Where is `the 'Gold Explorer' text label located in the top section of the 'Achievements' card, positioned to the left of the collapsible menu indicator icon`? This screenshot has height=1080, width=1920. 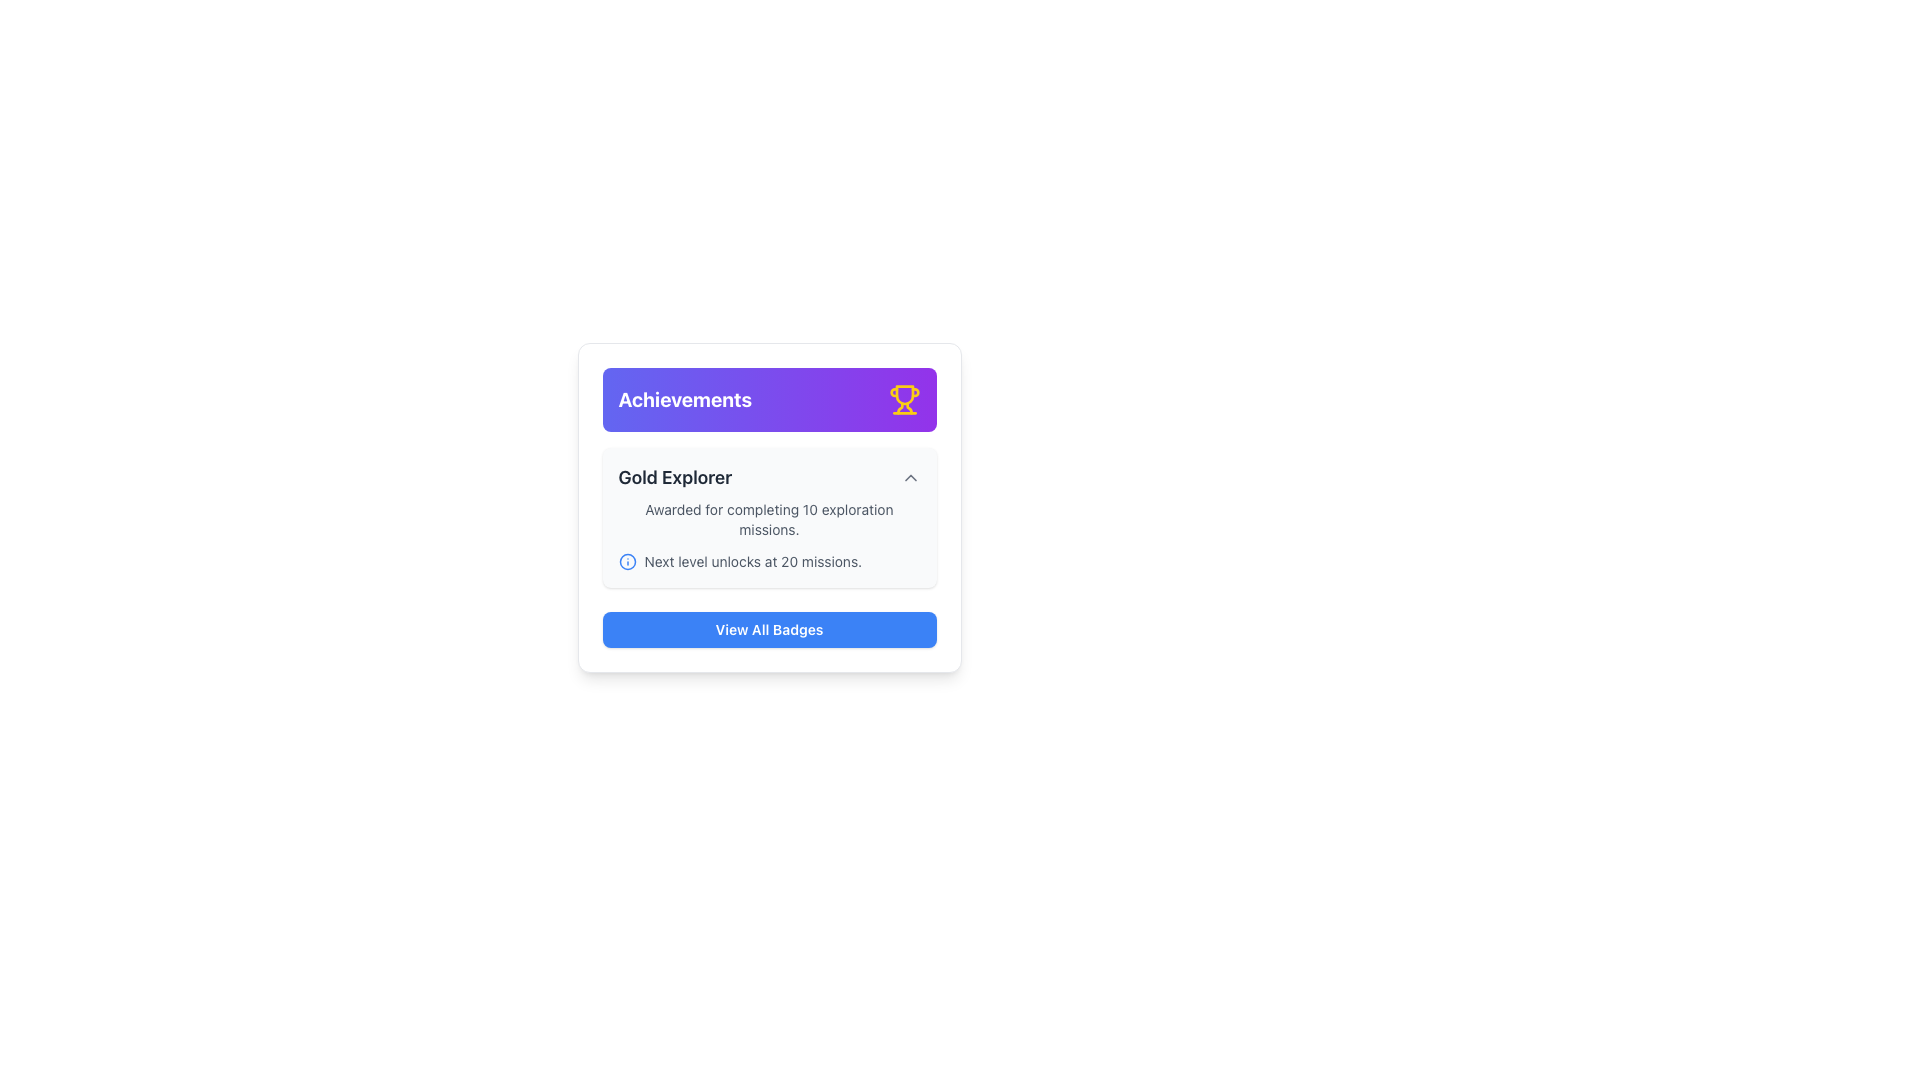
the 'Gold Explorer' text label located in the top section of the 'Achievements' card, positioned to the left of the collapsible menu indicator icon is located at coordinates (675, 478).